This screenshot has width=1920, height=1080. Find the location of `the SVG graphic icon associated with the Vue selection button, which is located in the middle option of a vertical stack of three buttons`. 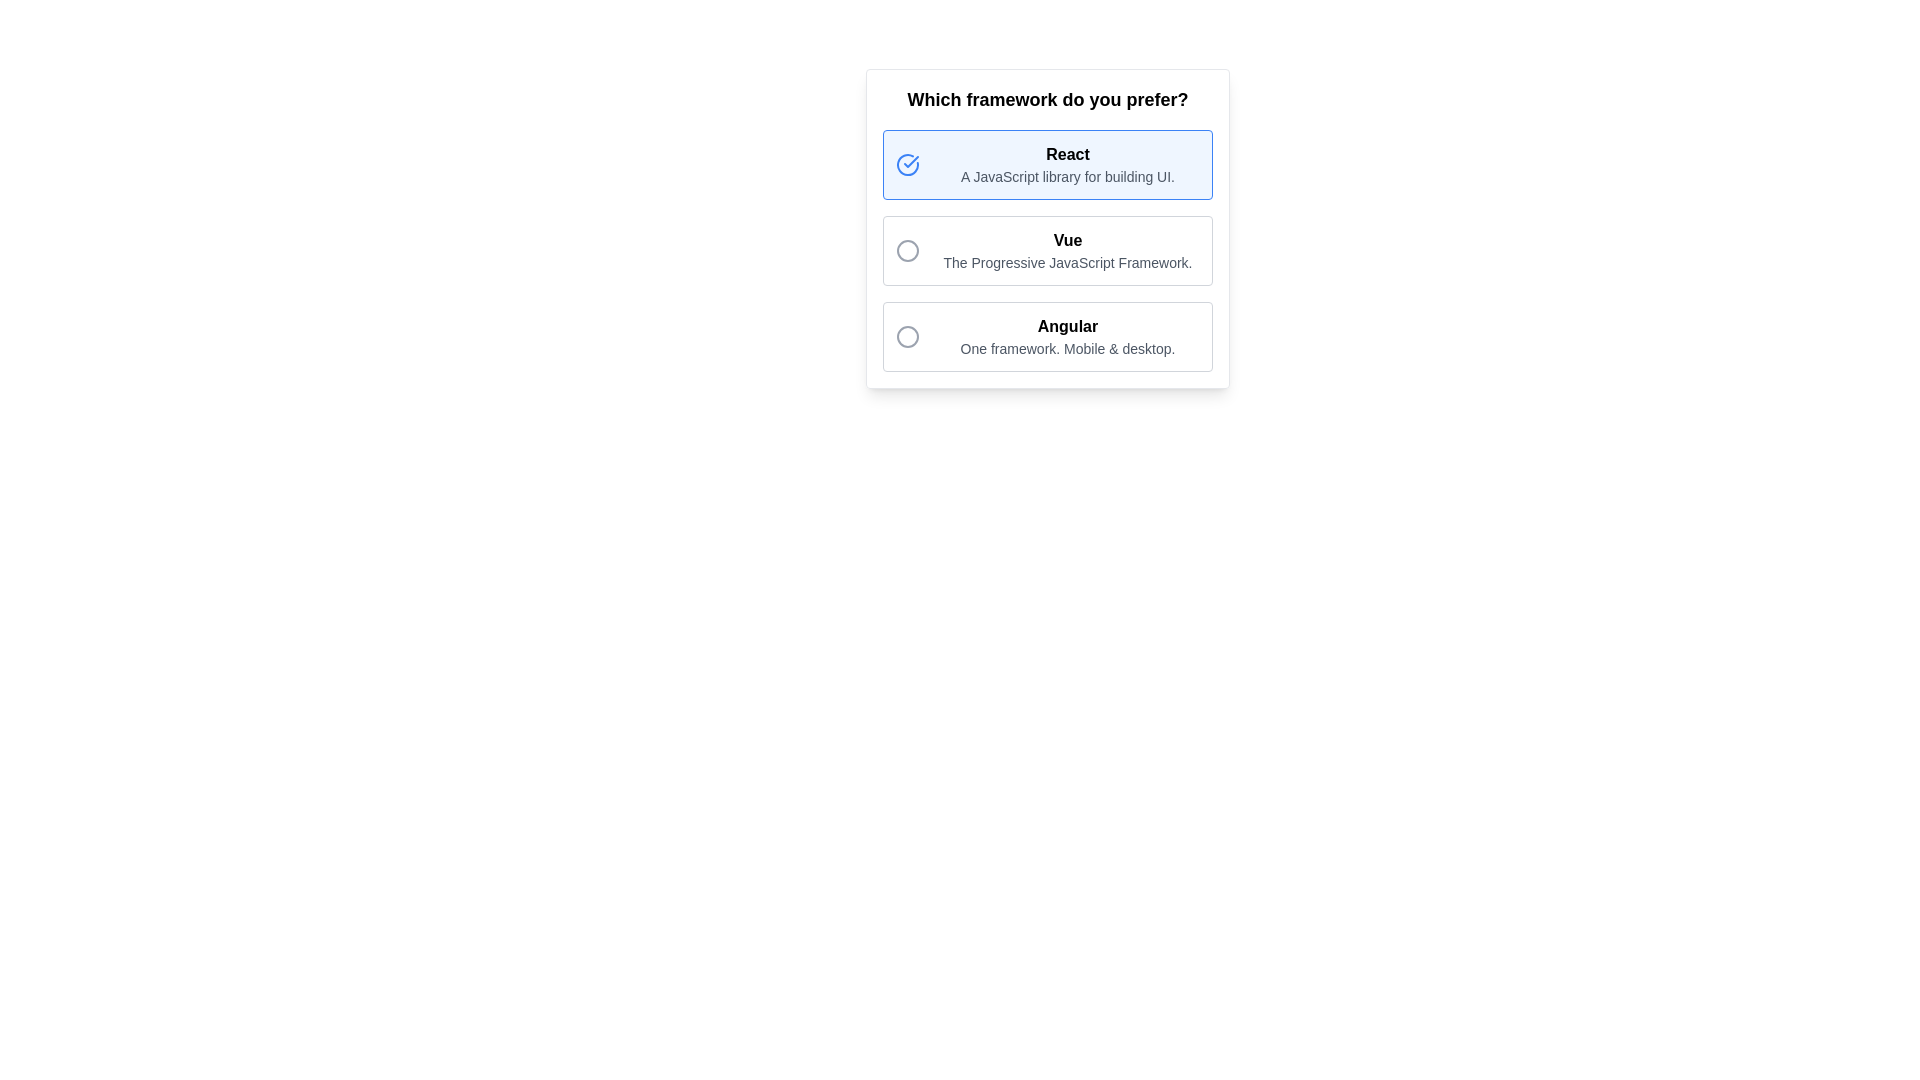

the SVG graphic icon associated with the Vue selection button, which is located in the middle option of a vertical stack of three buttons is located at coordinates (906, 249).